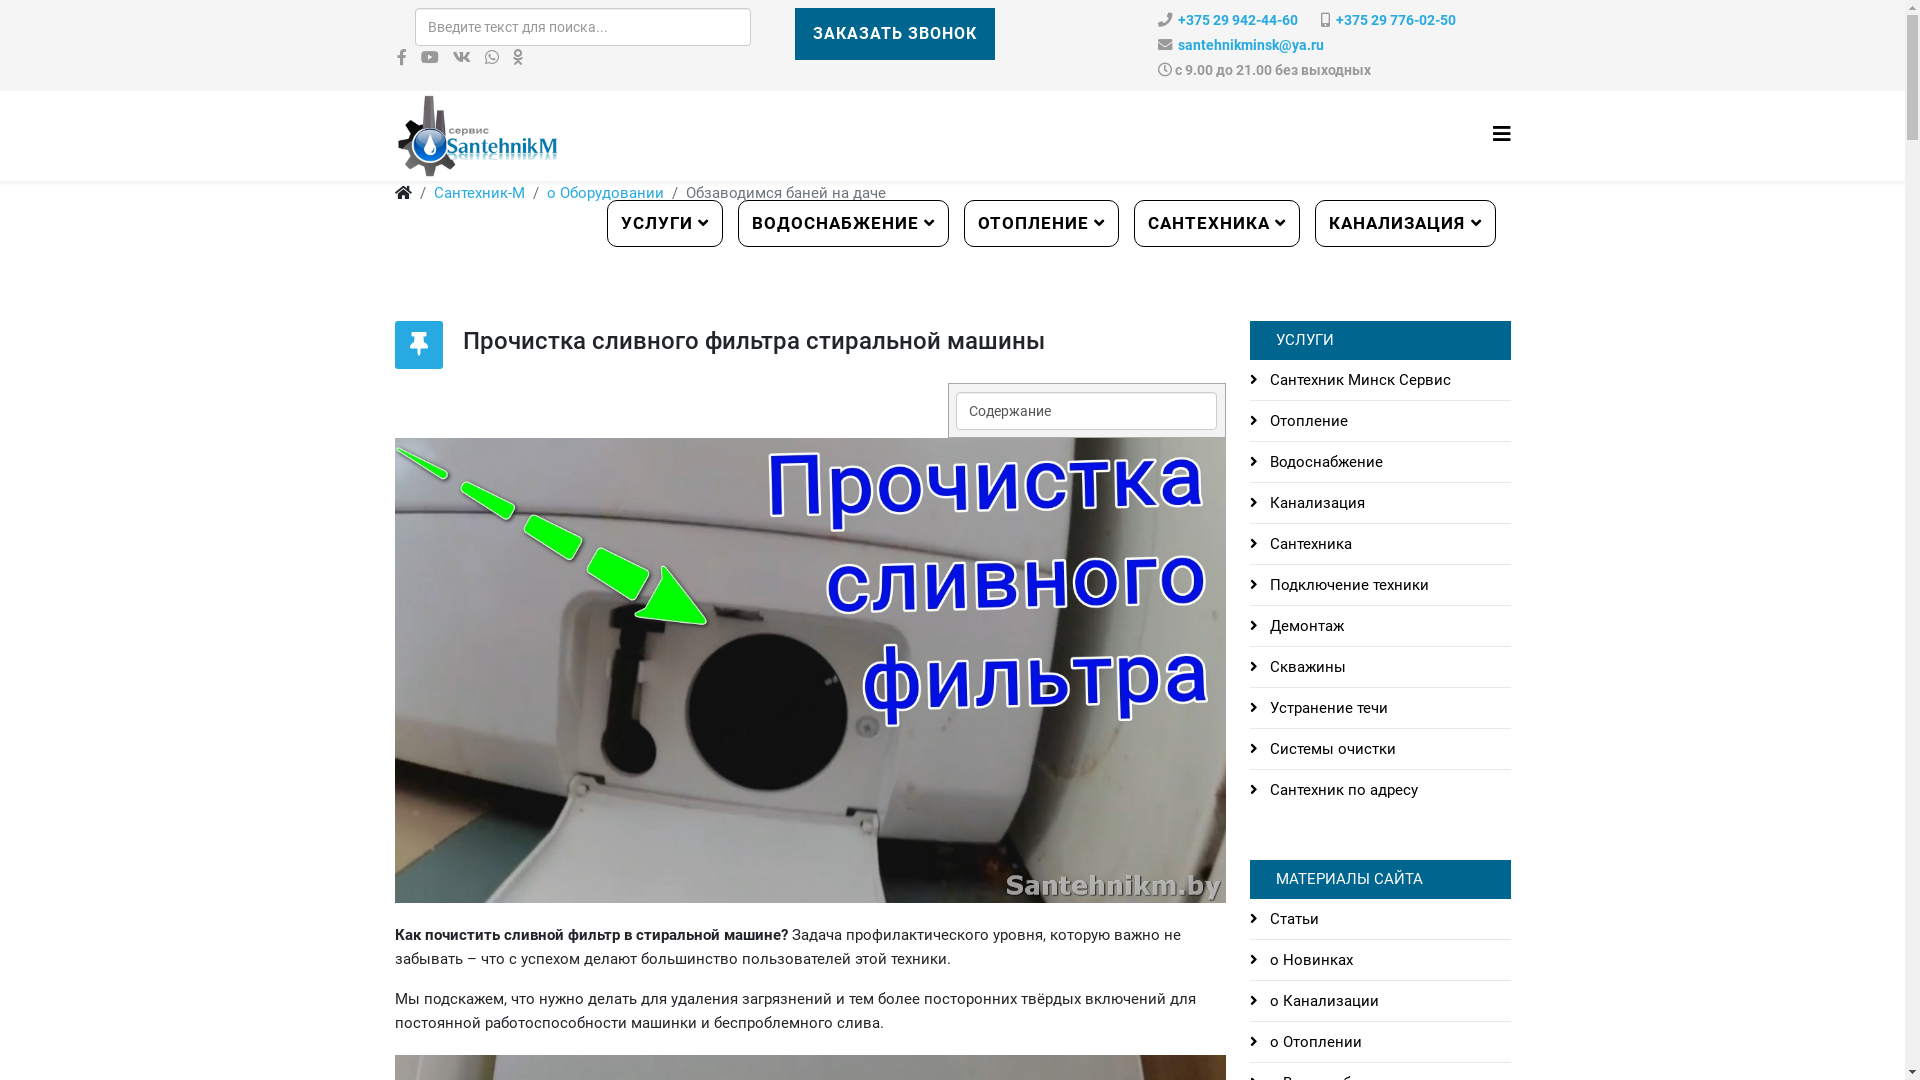  I want to click on 'Helix3 Megamenu Options', so click(1501, 134).